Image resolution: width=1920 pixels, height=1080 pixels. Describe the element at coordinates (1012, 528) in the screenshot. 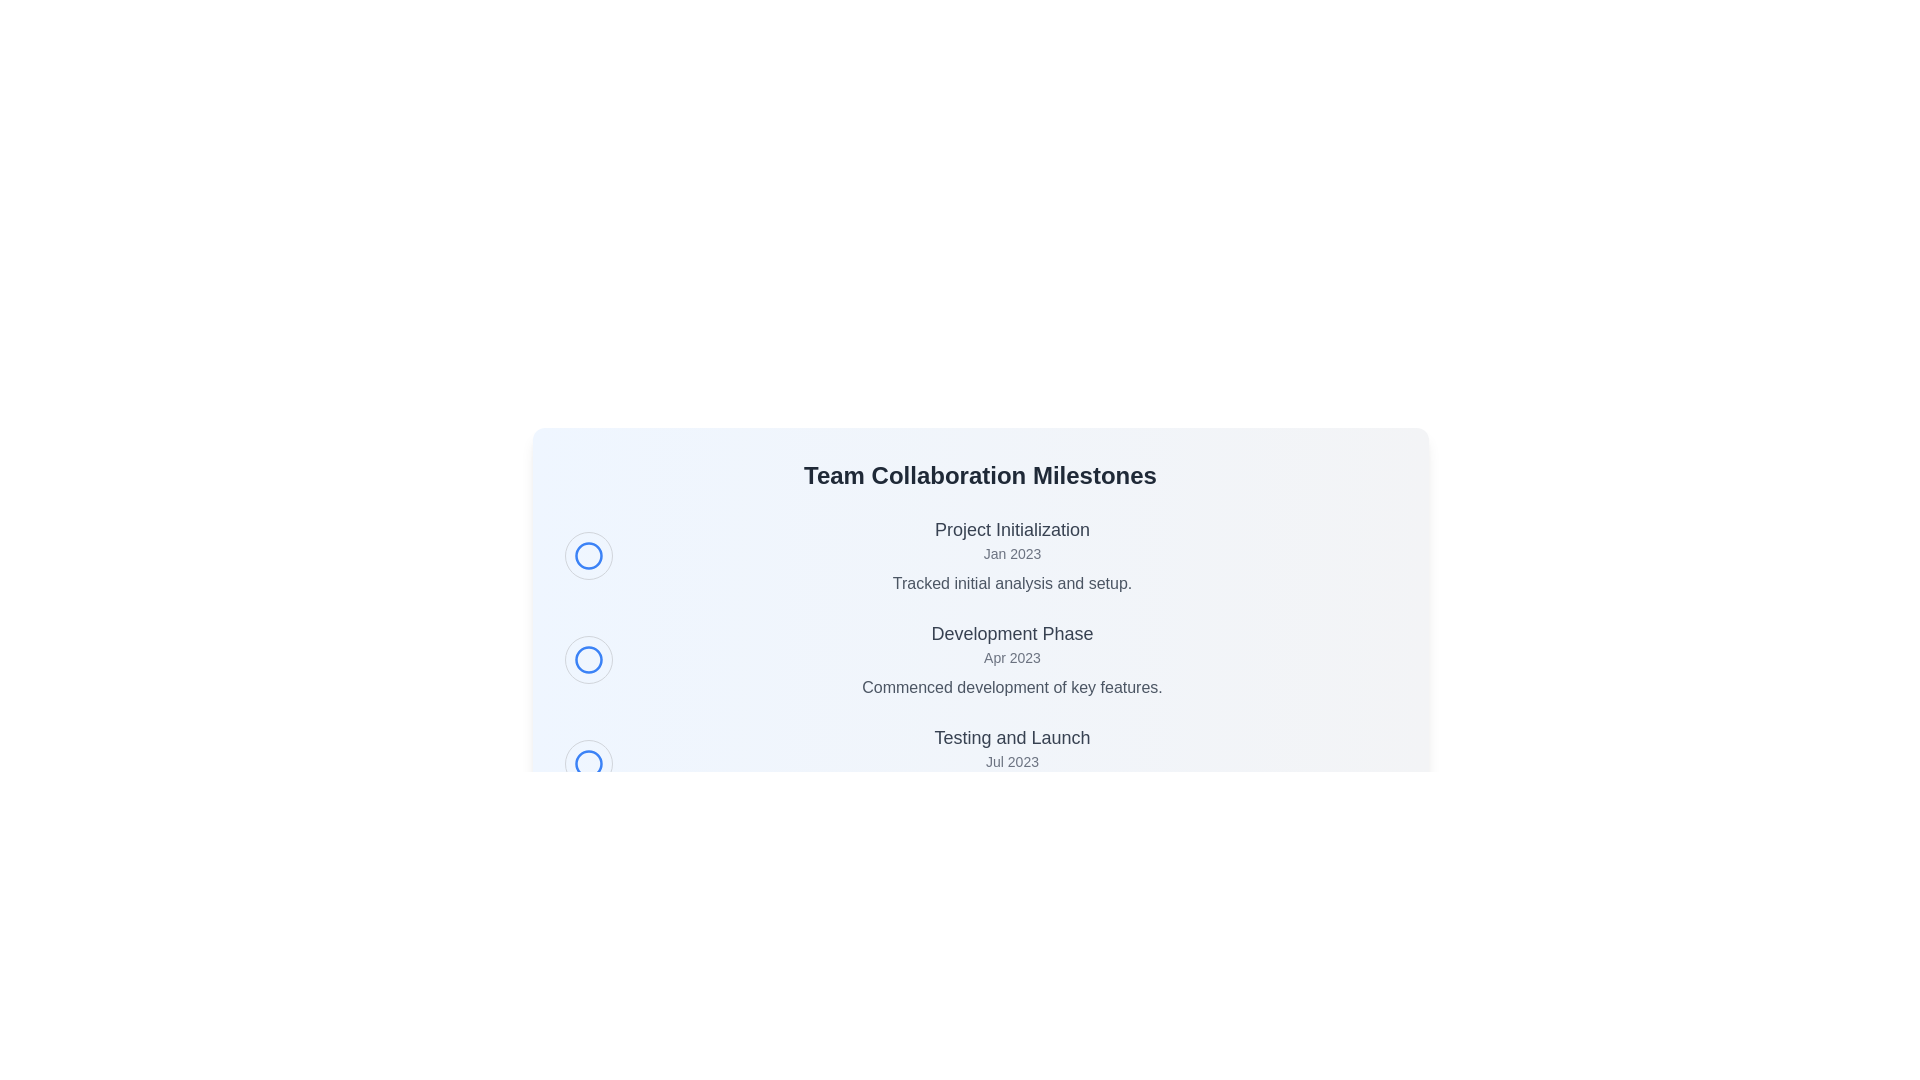

I see `the text label that reads 'Project Initialization', which is styled in a larger, bolded medium gray font and located above the smaller text 'Jan 2023' in the vertical timeline layout` at that location.